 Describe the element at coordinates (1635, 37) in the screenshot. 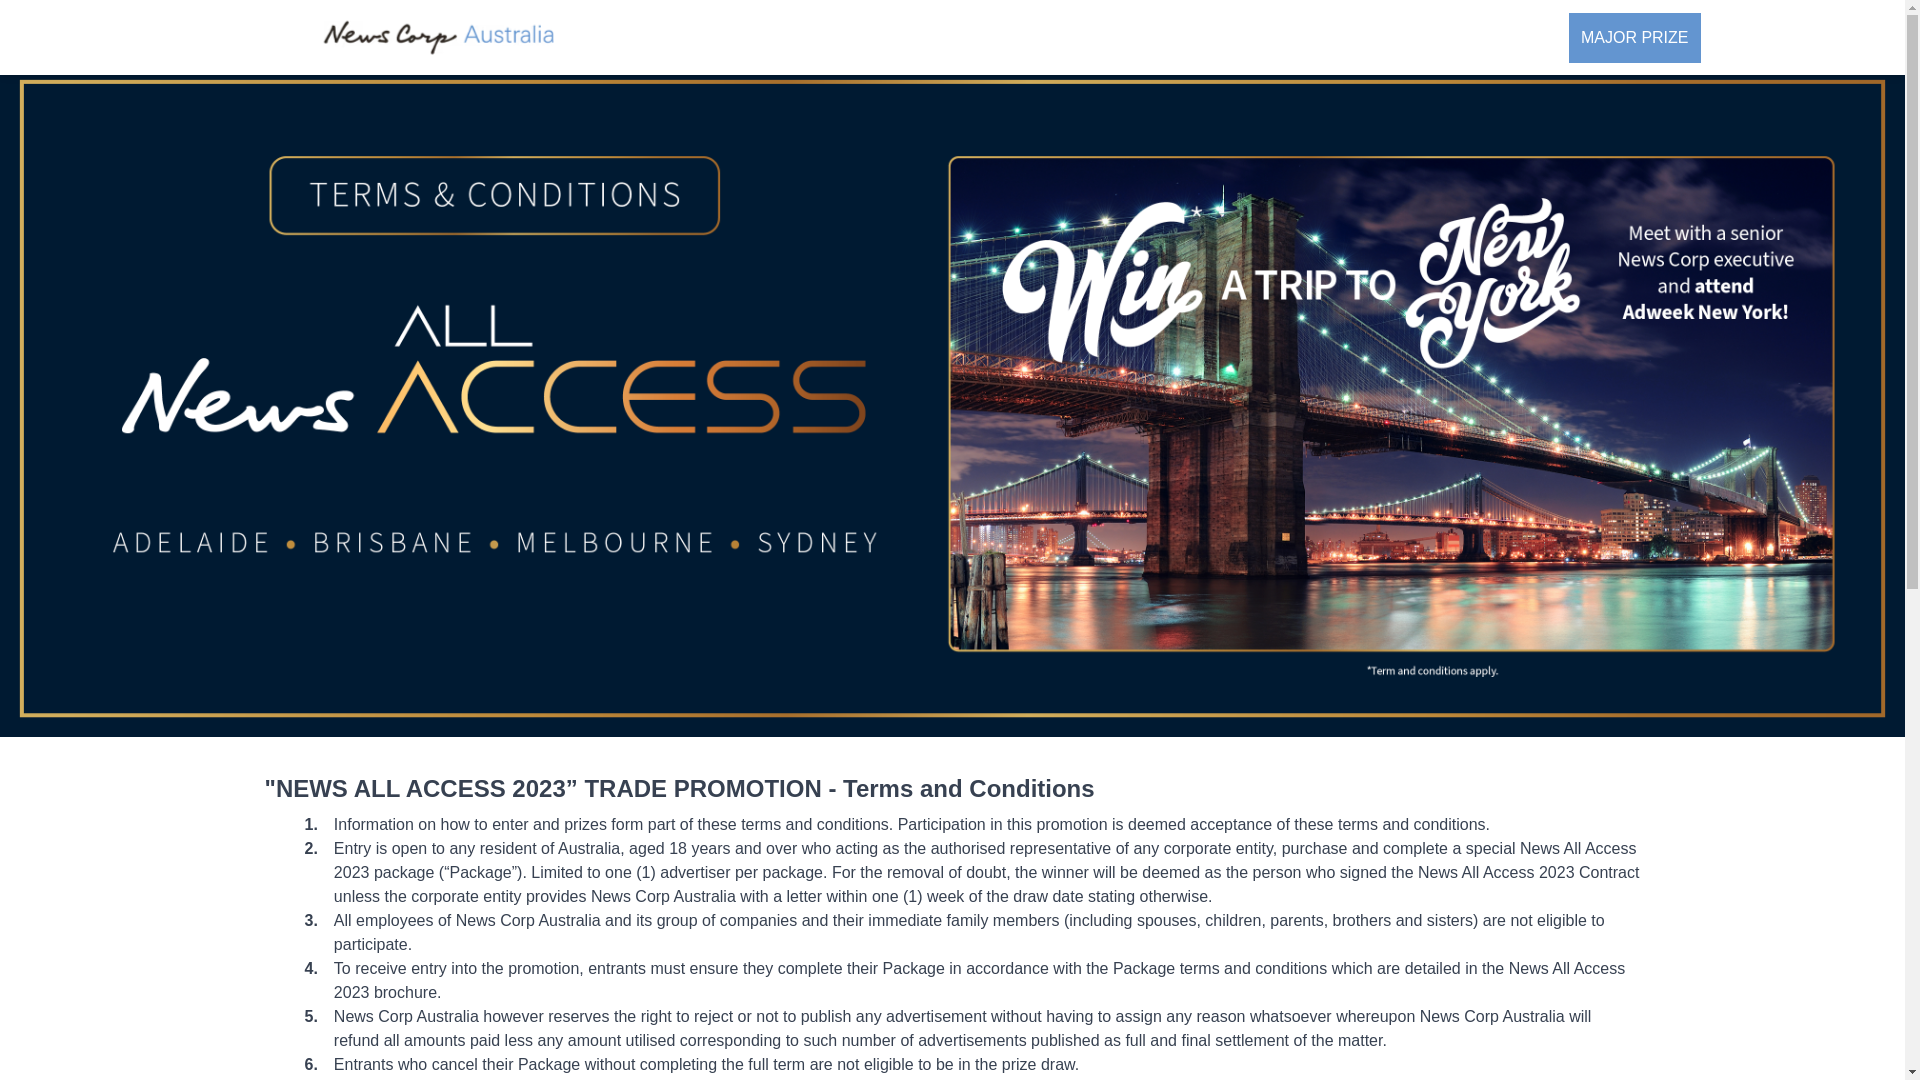

I see `'MAJOR PRIZE'` at that location.